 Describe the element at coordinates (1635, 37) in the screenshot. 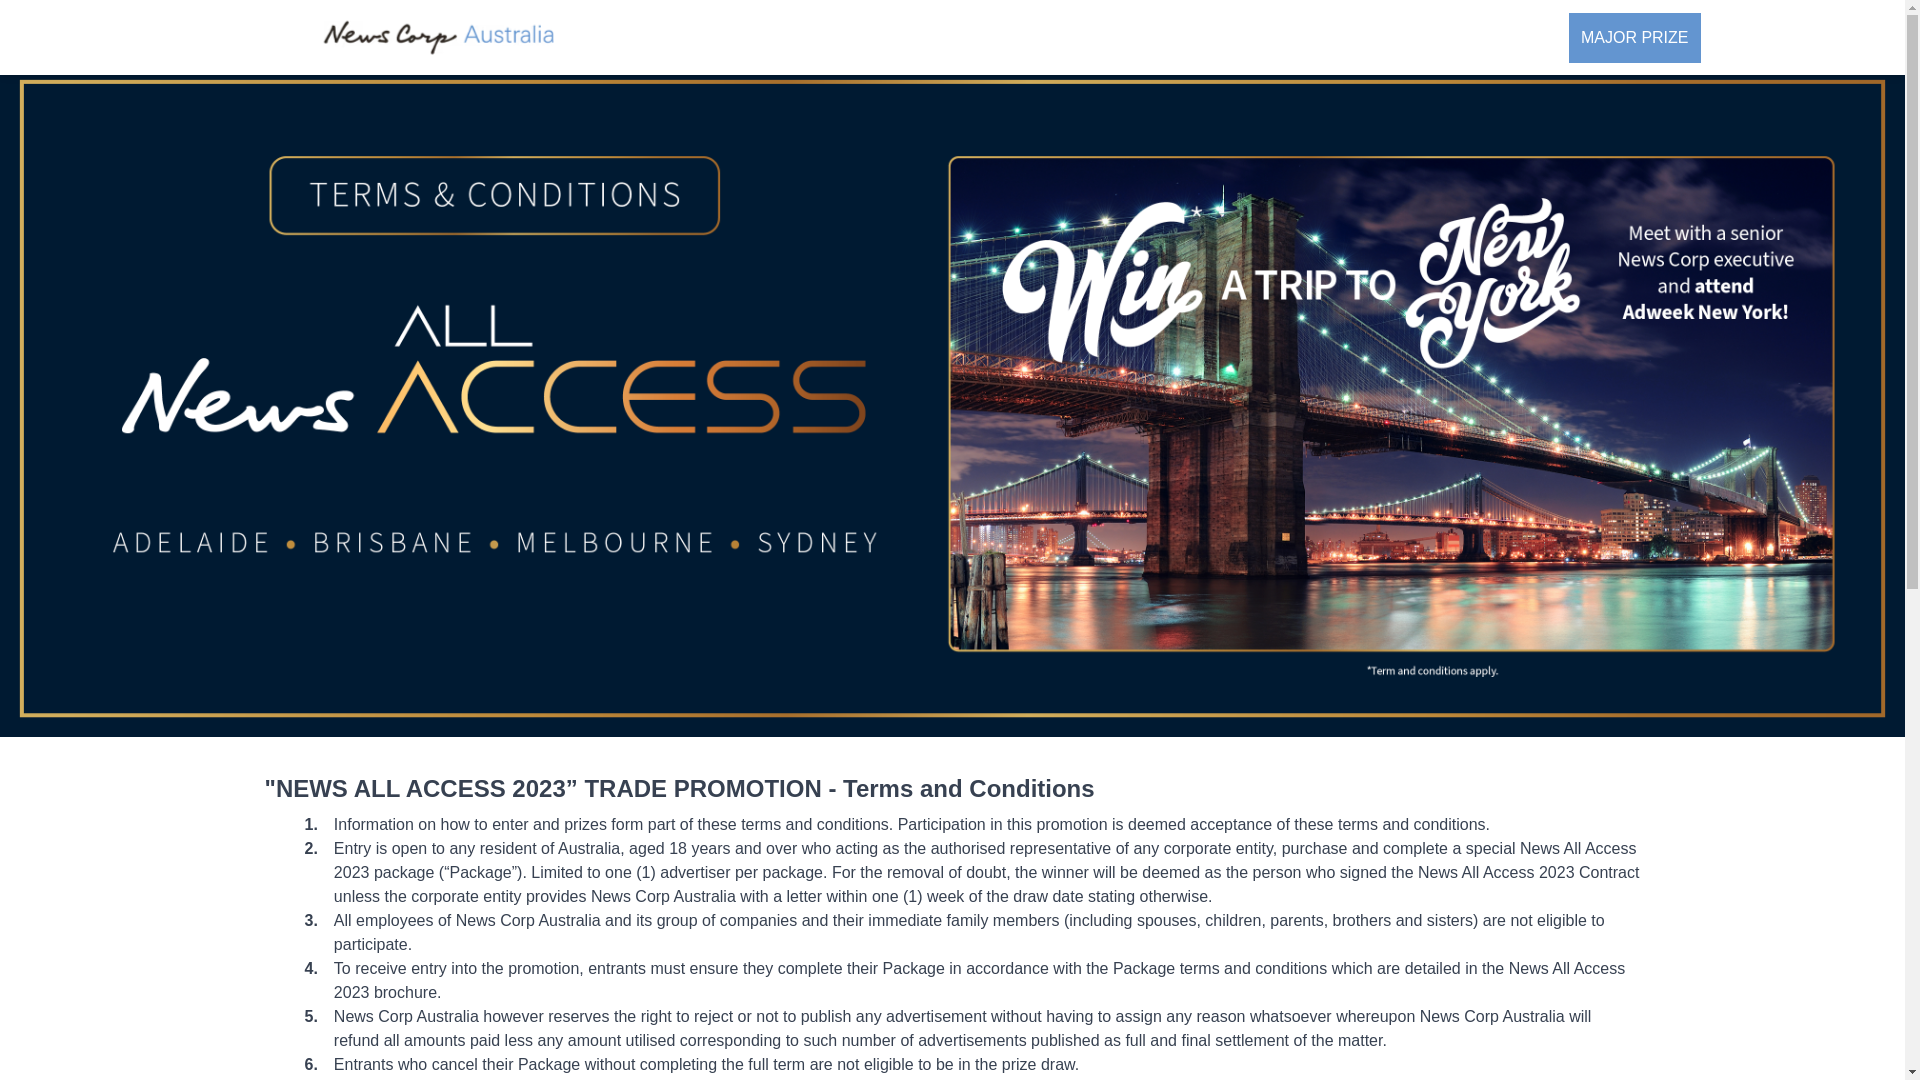

I see `'MAJOR PRIZE'` at that location.